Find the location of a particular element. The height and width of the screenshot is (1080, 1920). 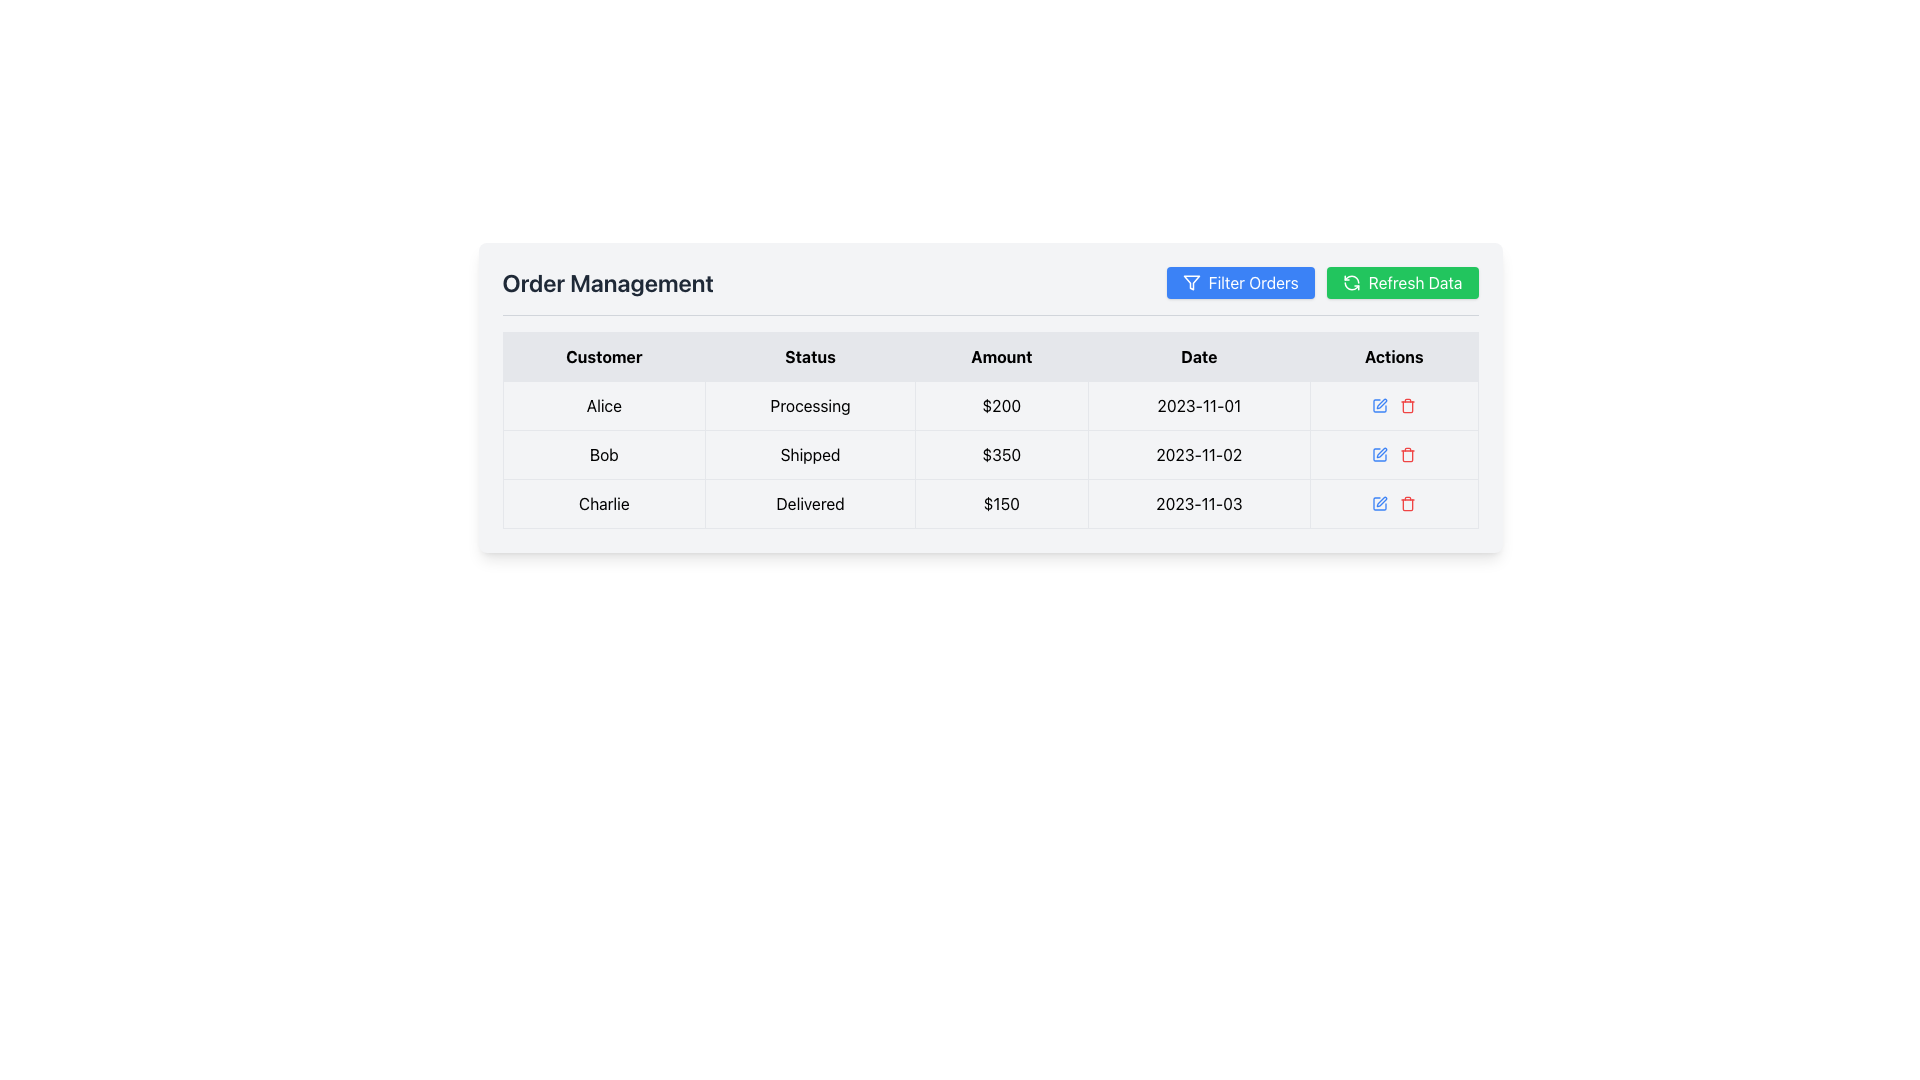

the blue rectangular button labeled 'Filter Orders' with a white funnel icon to apply a filter is located at coordinates (1239, 282).